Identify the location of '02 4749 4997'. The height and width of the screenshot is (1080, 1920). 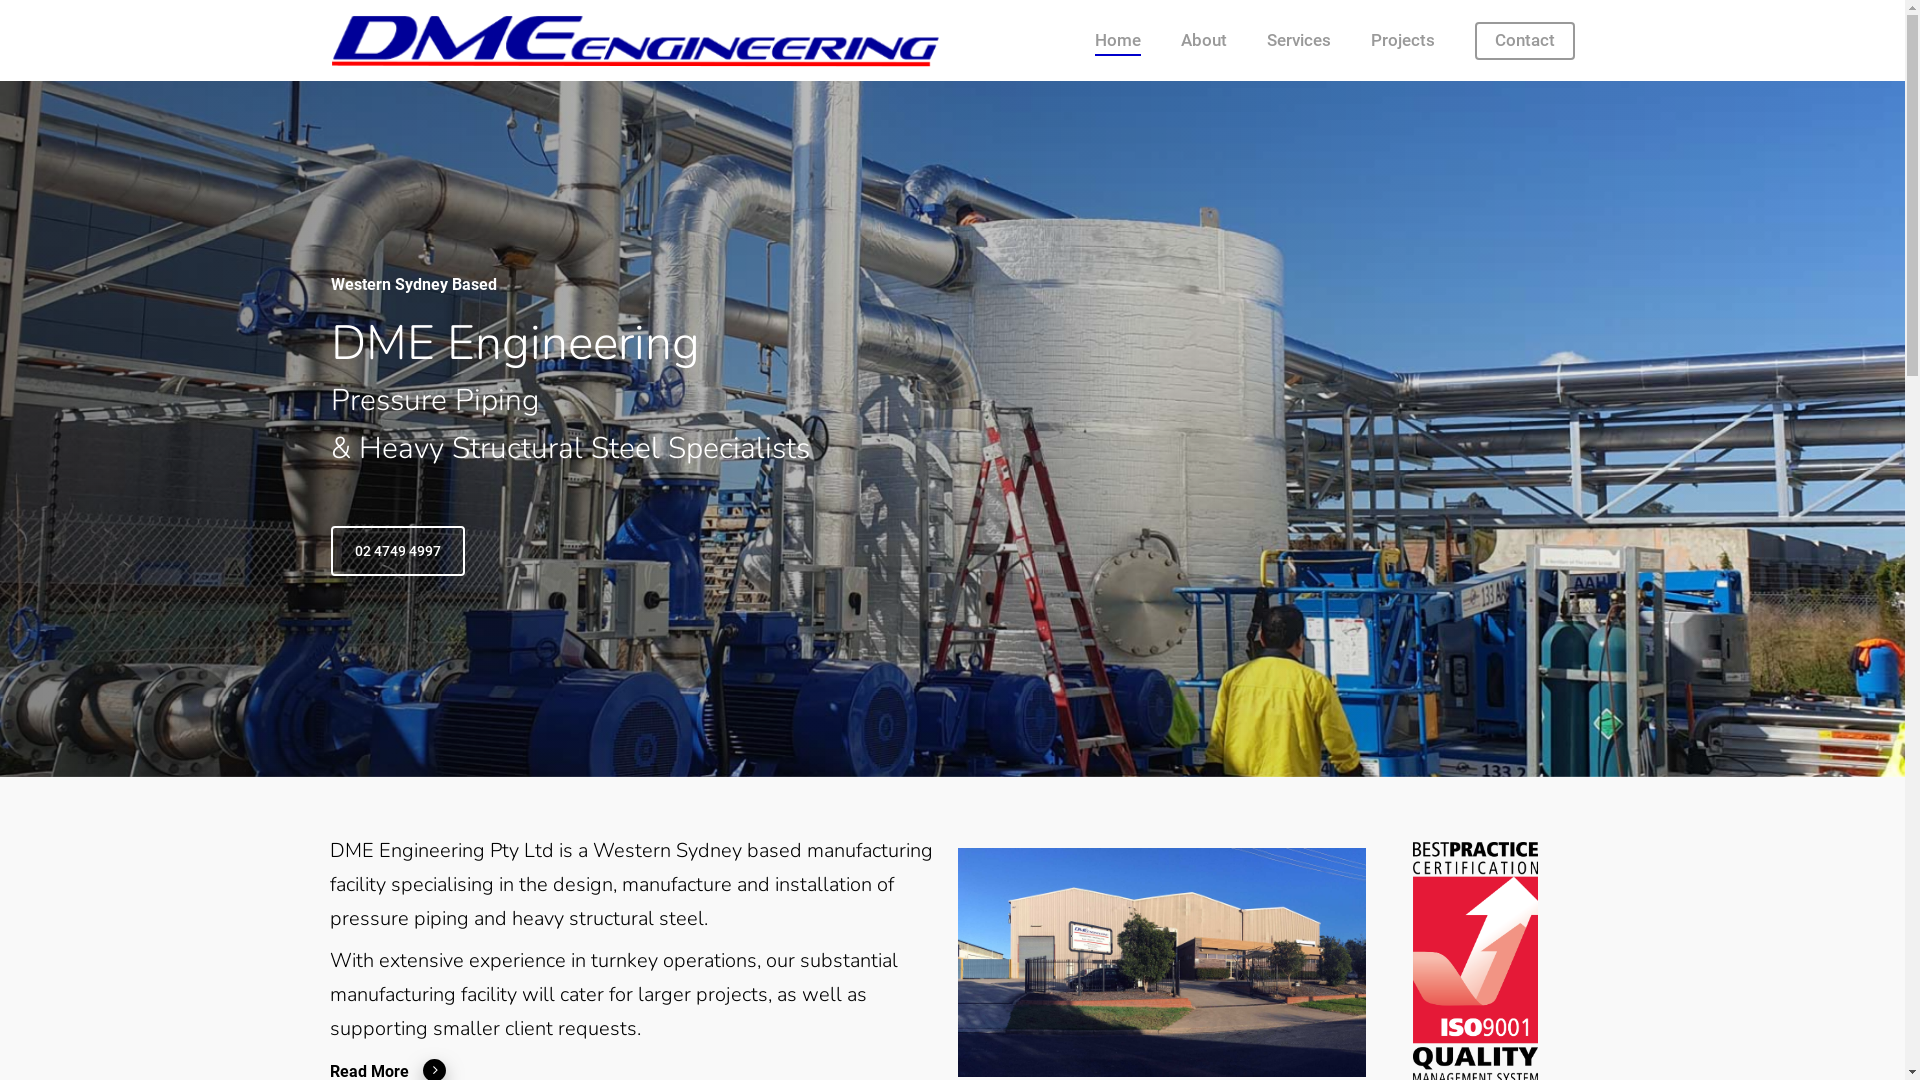
(397, 551).